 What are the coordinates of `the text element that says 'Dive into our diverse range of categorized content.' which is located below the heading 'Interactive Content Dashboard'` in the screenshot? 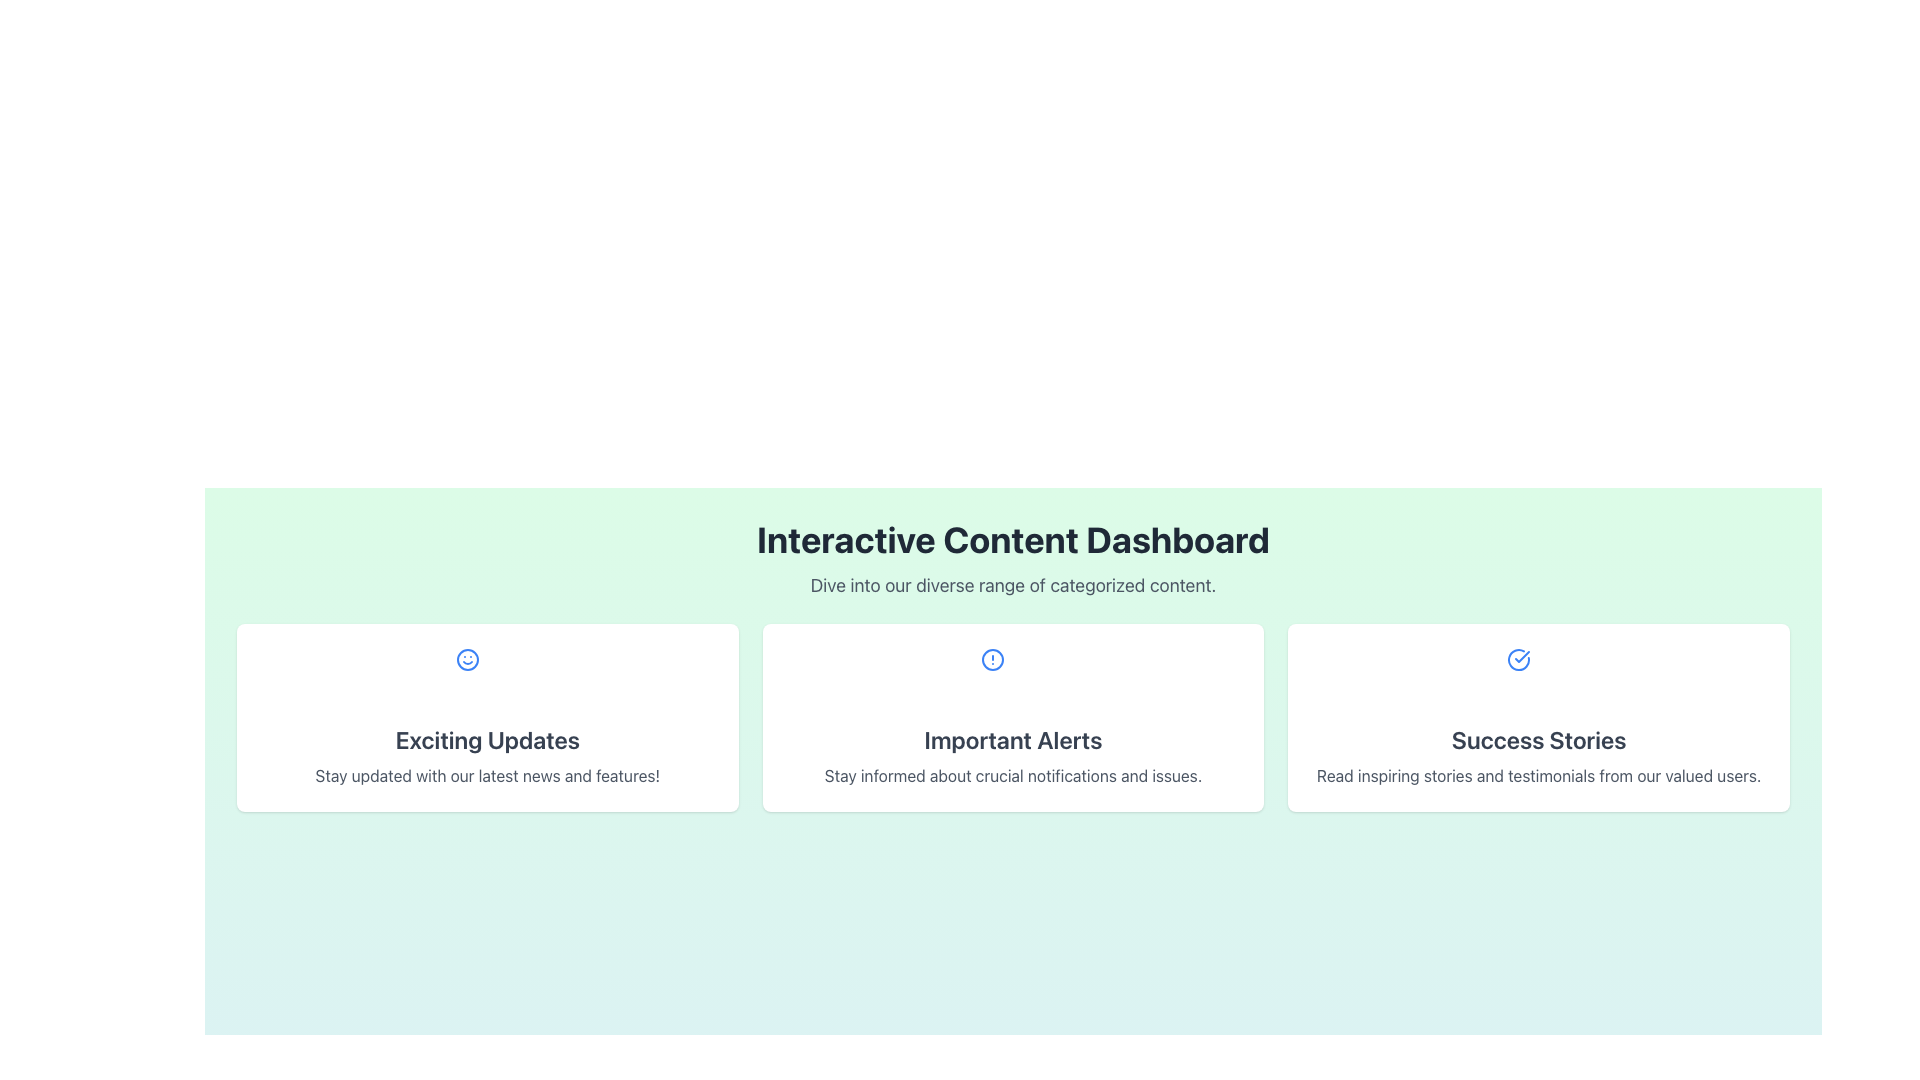 It's located at (1013, 585).